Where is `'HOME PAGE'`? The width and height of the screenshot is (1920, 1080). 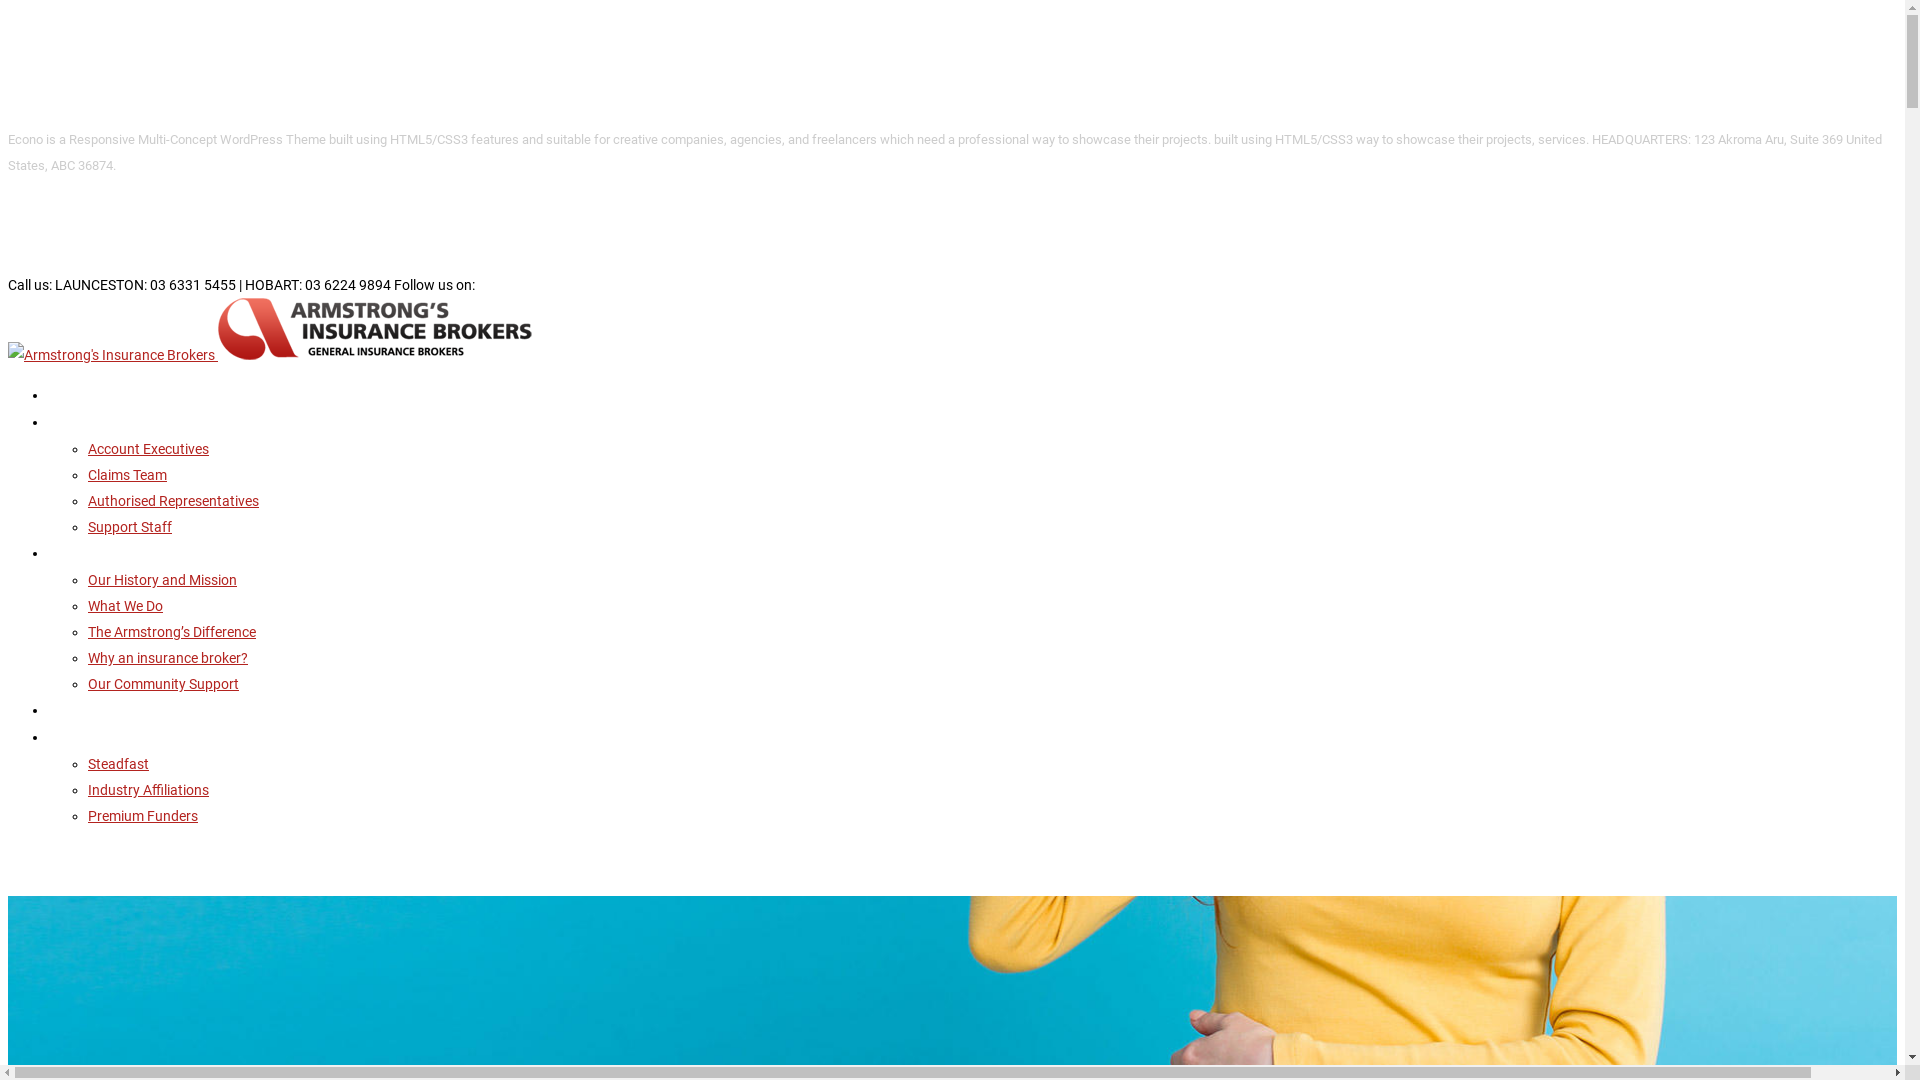
'HOME PAGE' is located at coordinates (82, 395).